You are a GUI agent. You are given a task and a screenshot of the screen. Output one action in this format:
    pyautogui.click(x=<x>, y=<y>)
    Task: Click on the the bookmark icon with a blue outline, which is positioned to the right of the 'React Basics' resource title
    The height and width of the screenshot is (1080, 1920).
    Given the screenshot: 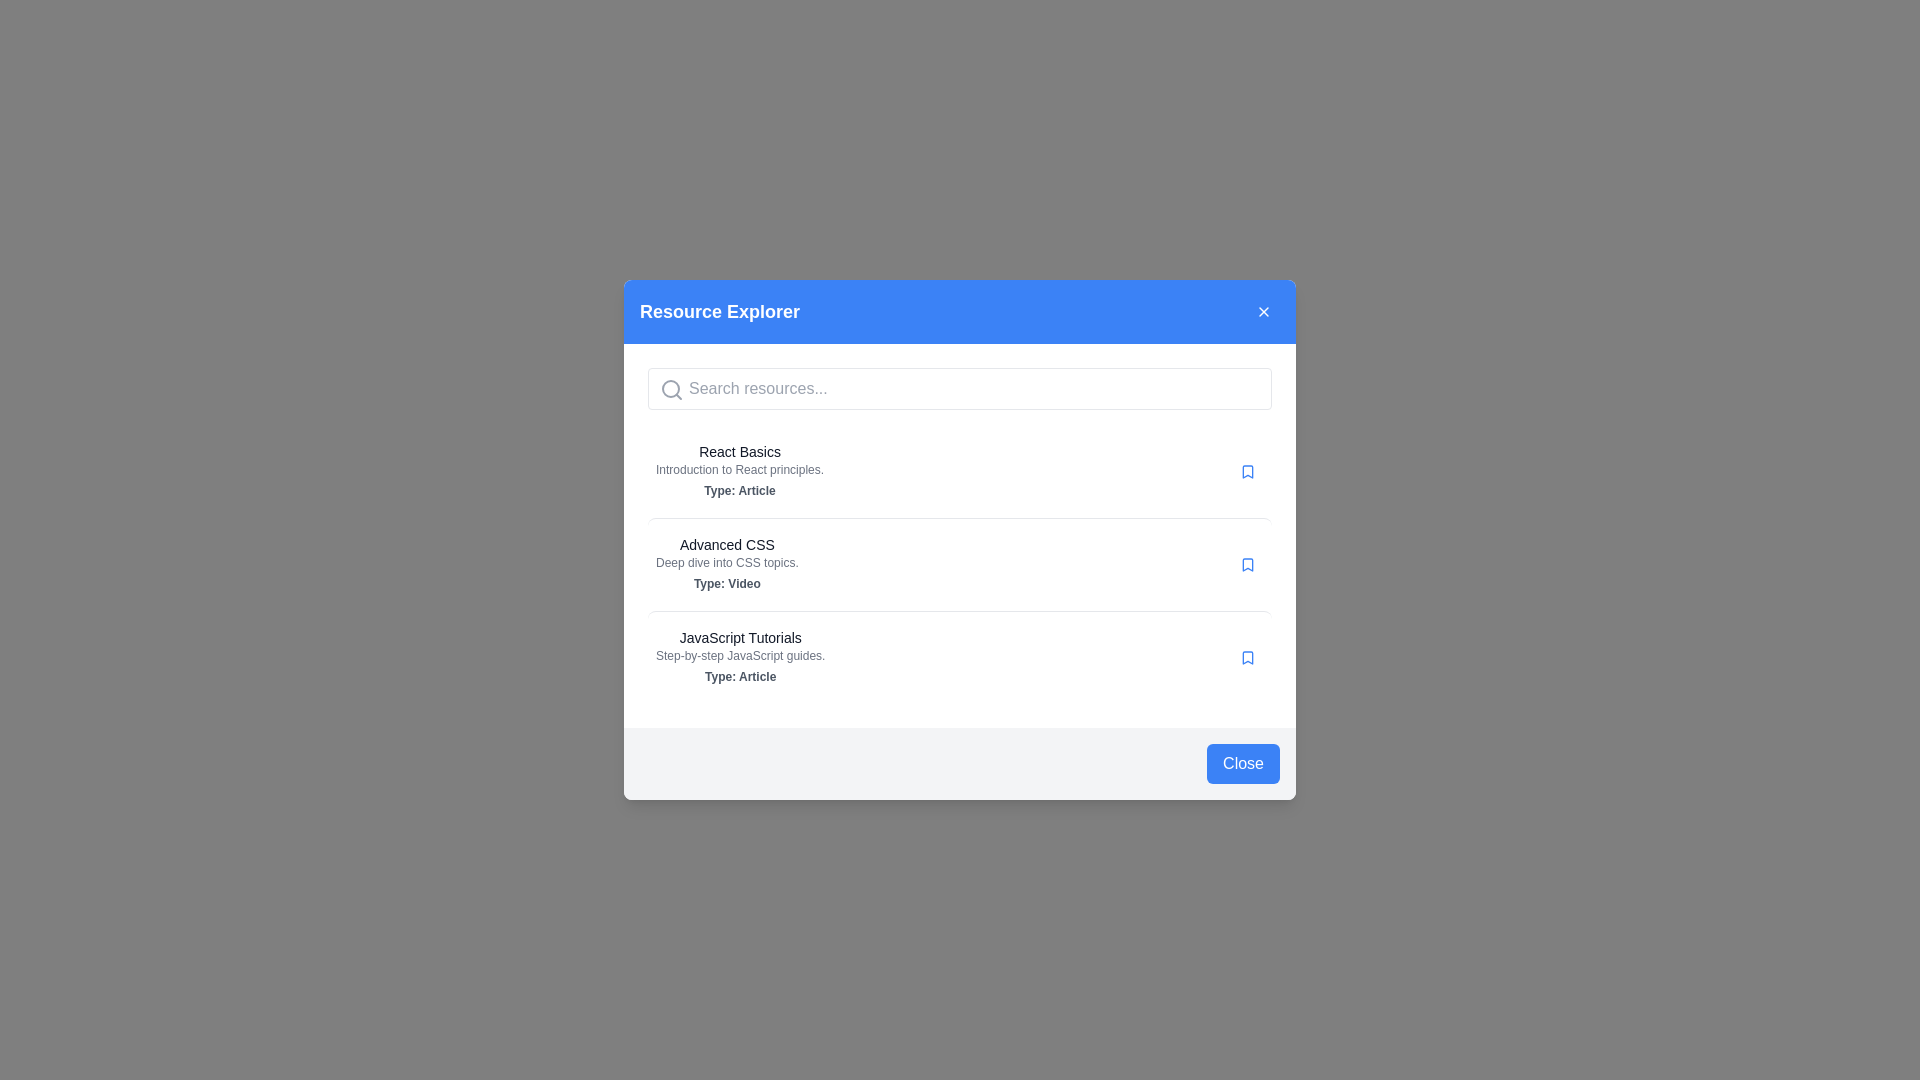 What is the action you would take?
    pyautogui.click(x=1247, y=471)
    